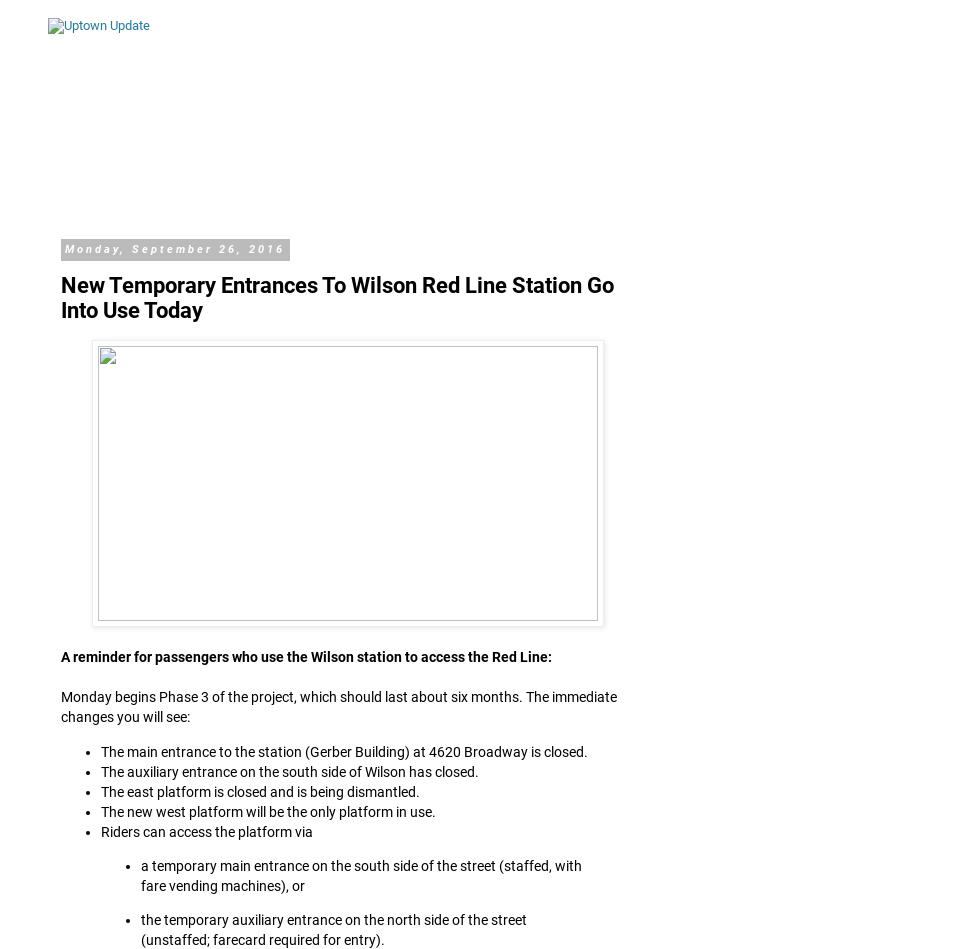 This screenshot has height=949, width=968. Describe the element at coordinates (59, 656) in the screenshot. I see `'A reminder for passengers who use the Wilson station to access the Red Line:'` at that location.